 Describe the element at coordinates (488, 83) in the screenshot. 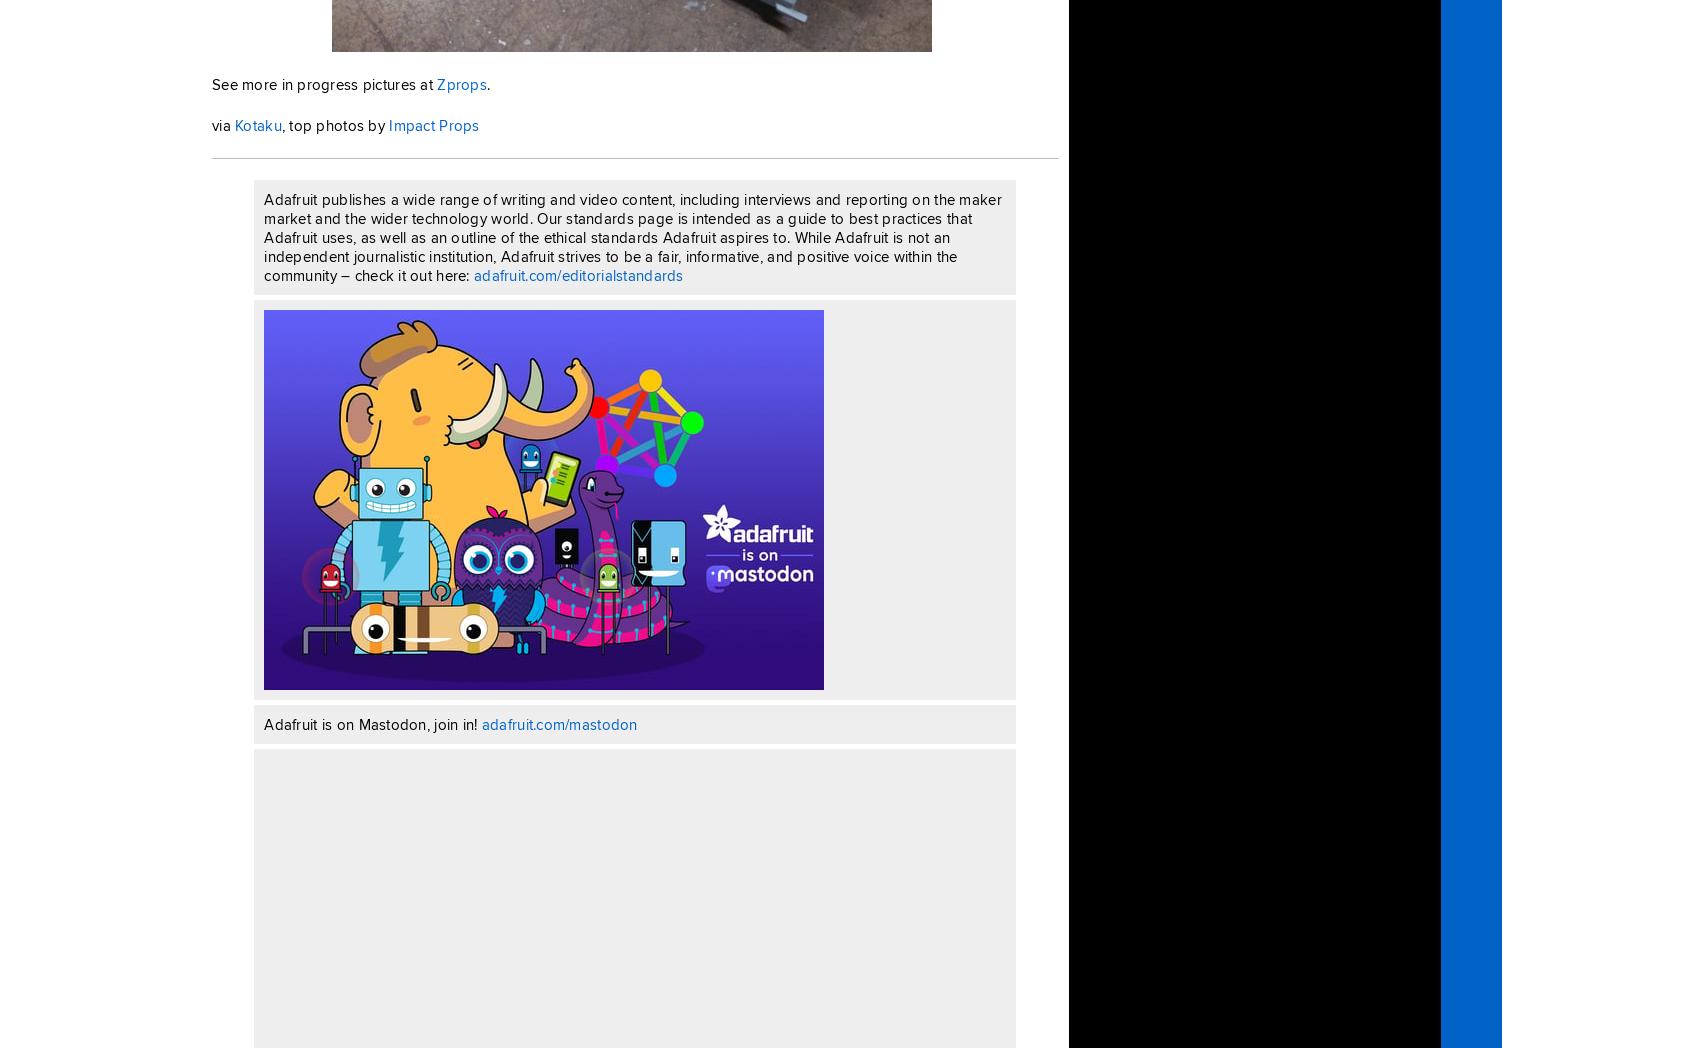

I see `'.'` at that location.